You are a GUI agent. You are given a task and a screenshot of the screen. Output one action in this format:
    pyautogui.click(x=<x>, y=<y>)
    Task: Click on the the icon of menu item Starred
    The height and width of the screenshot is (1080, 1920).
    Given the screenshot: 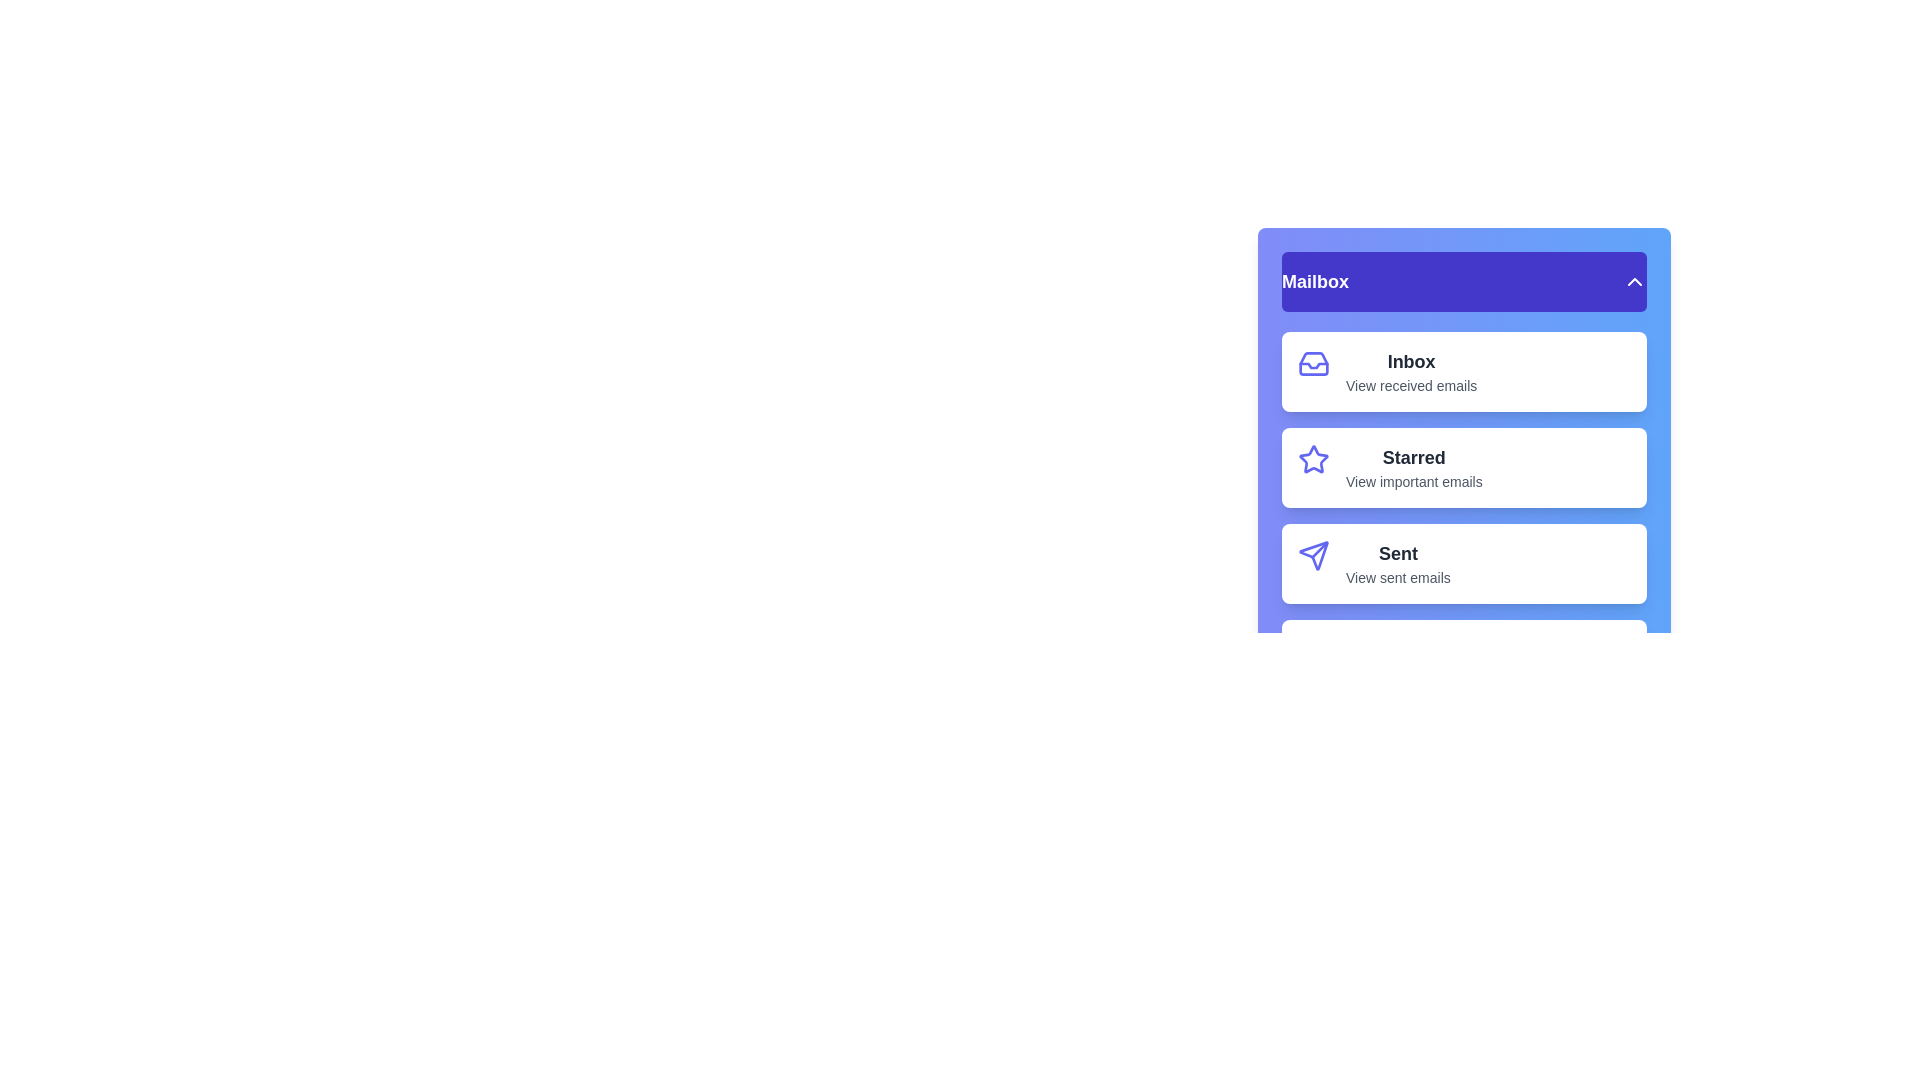 What is the action you would take?
    pyautogui.click(x=1314, y=459)
    